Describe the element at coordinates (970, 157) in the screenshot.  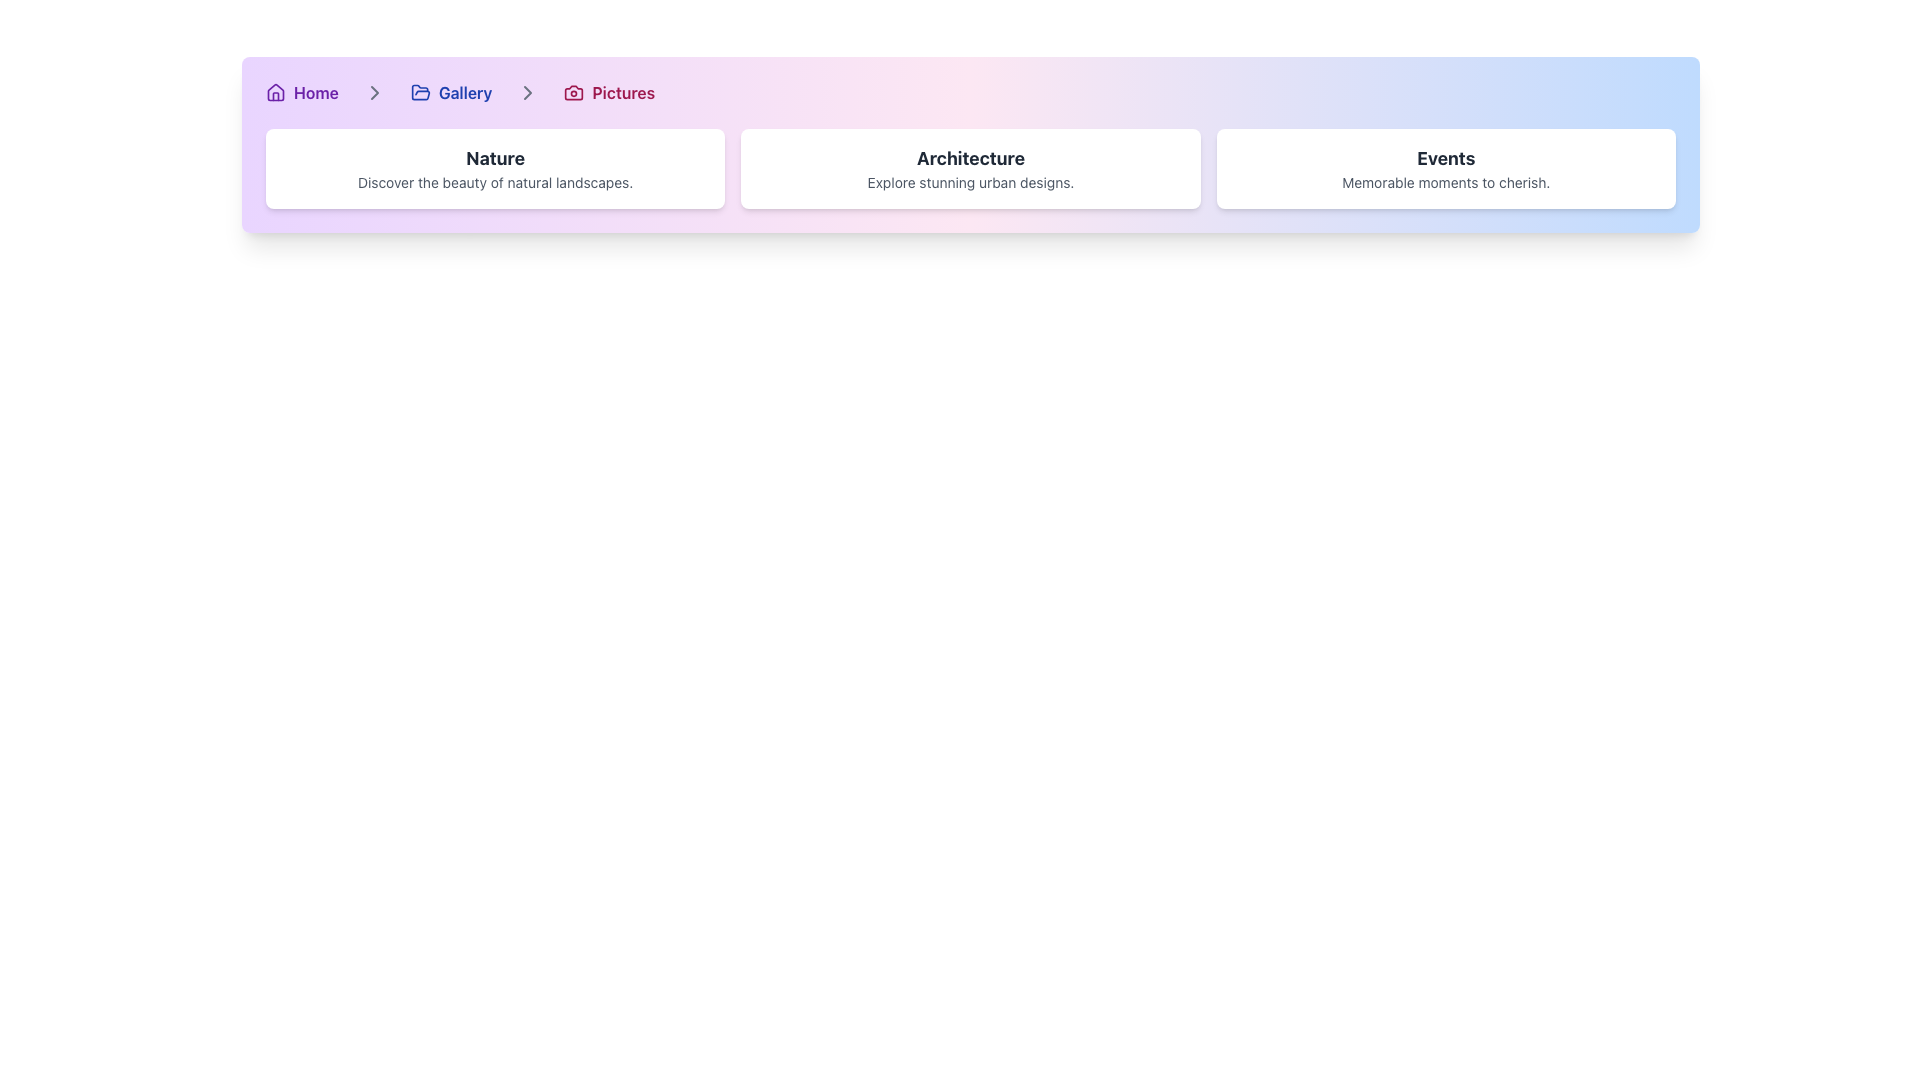
I see `the 'Architecture' text element` at that location.